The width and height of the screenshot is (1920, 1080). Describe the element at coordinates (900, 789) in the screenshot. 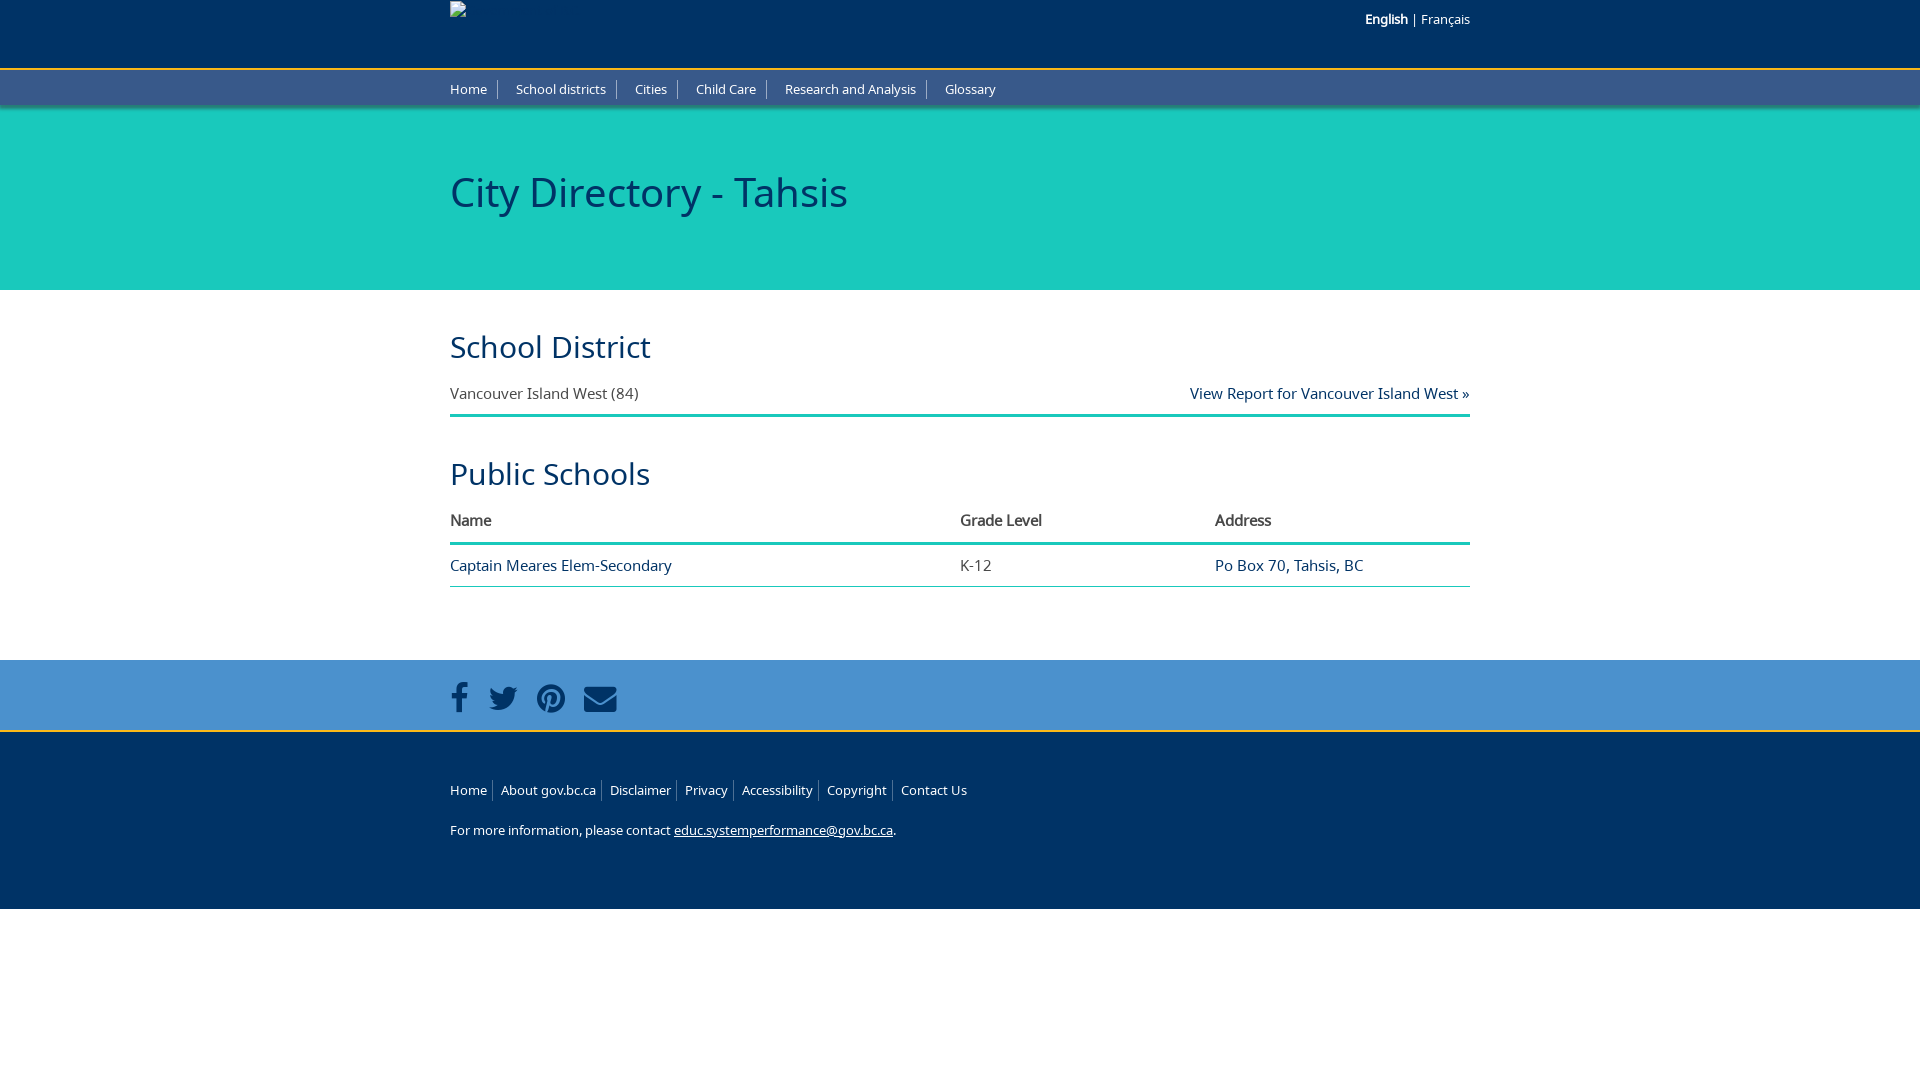

I see `'Contact Us'` at that location.